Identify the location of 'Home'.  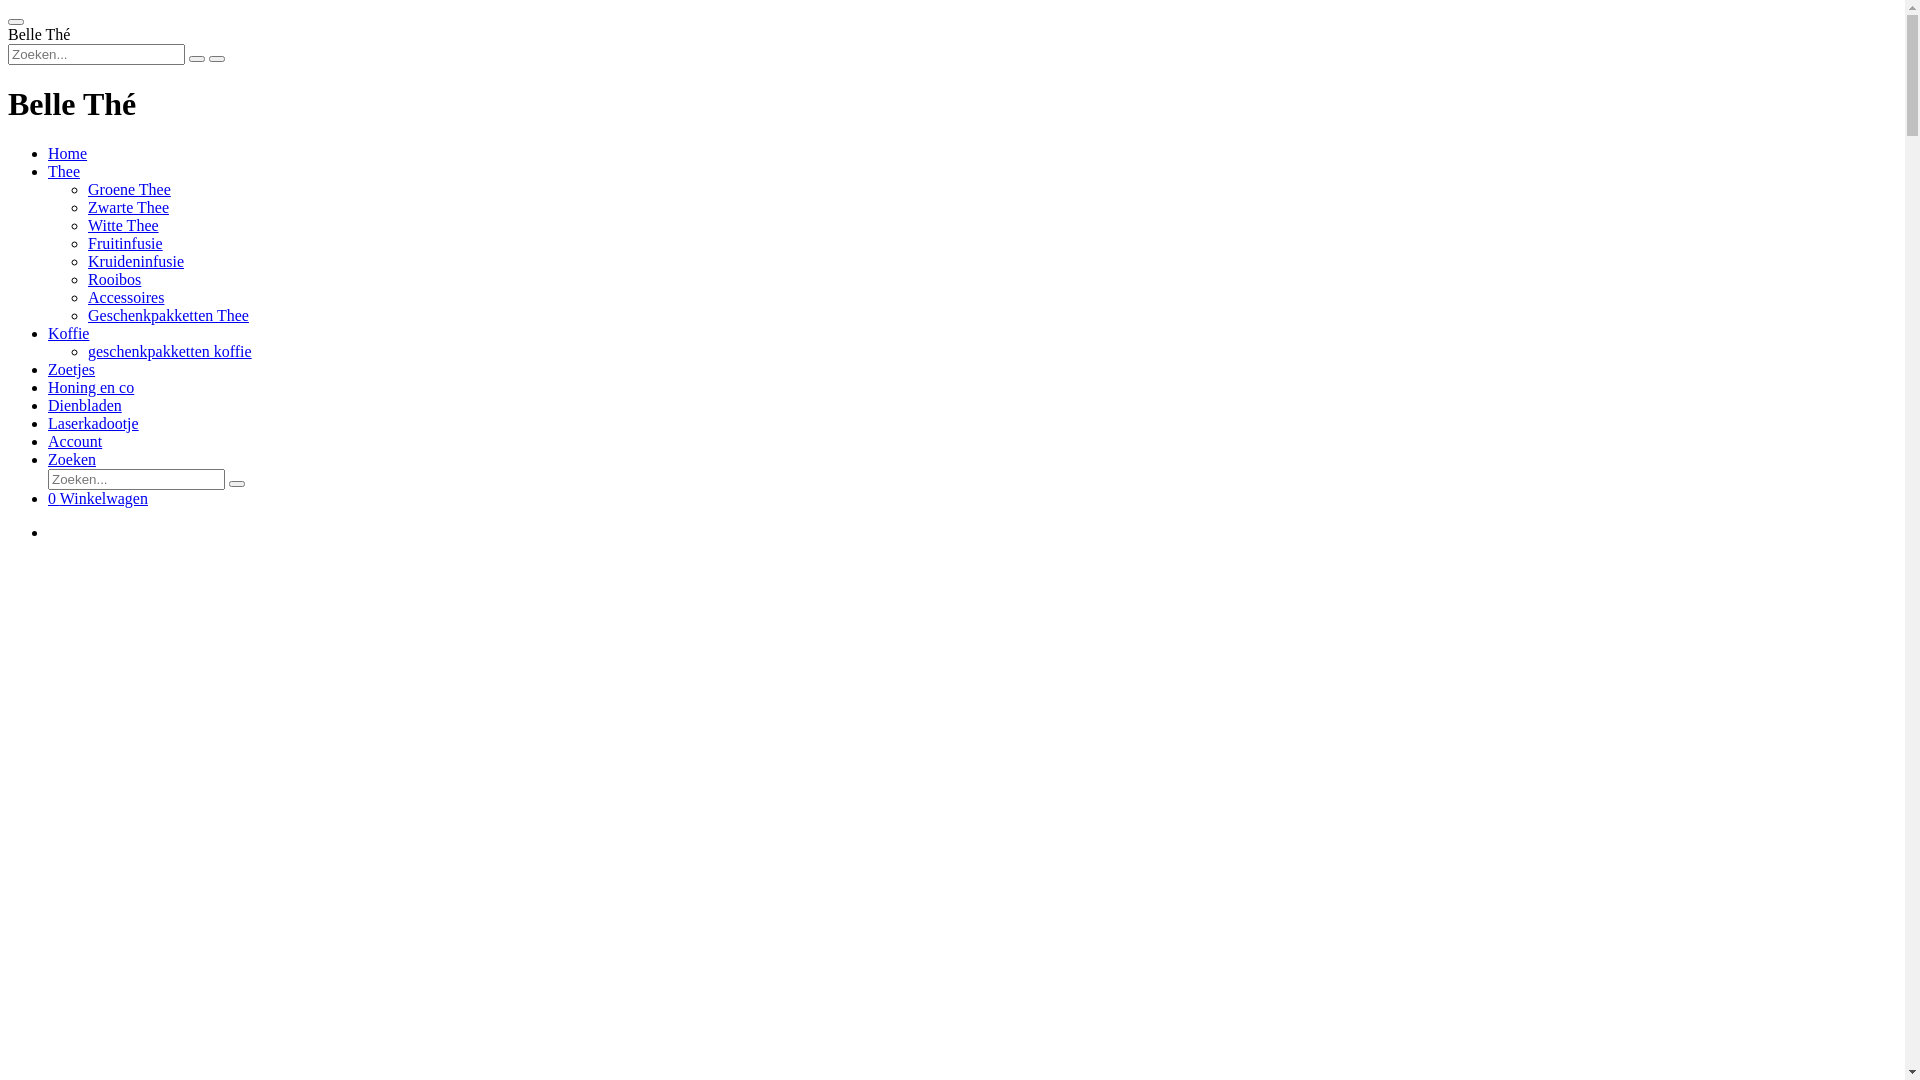
(67, 152).